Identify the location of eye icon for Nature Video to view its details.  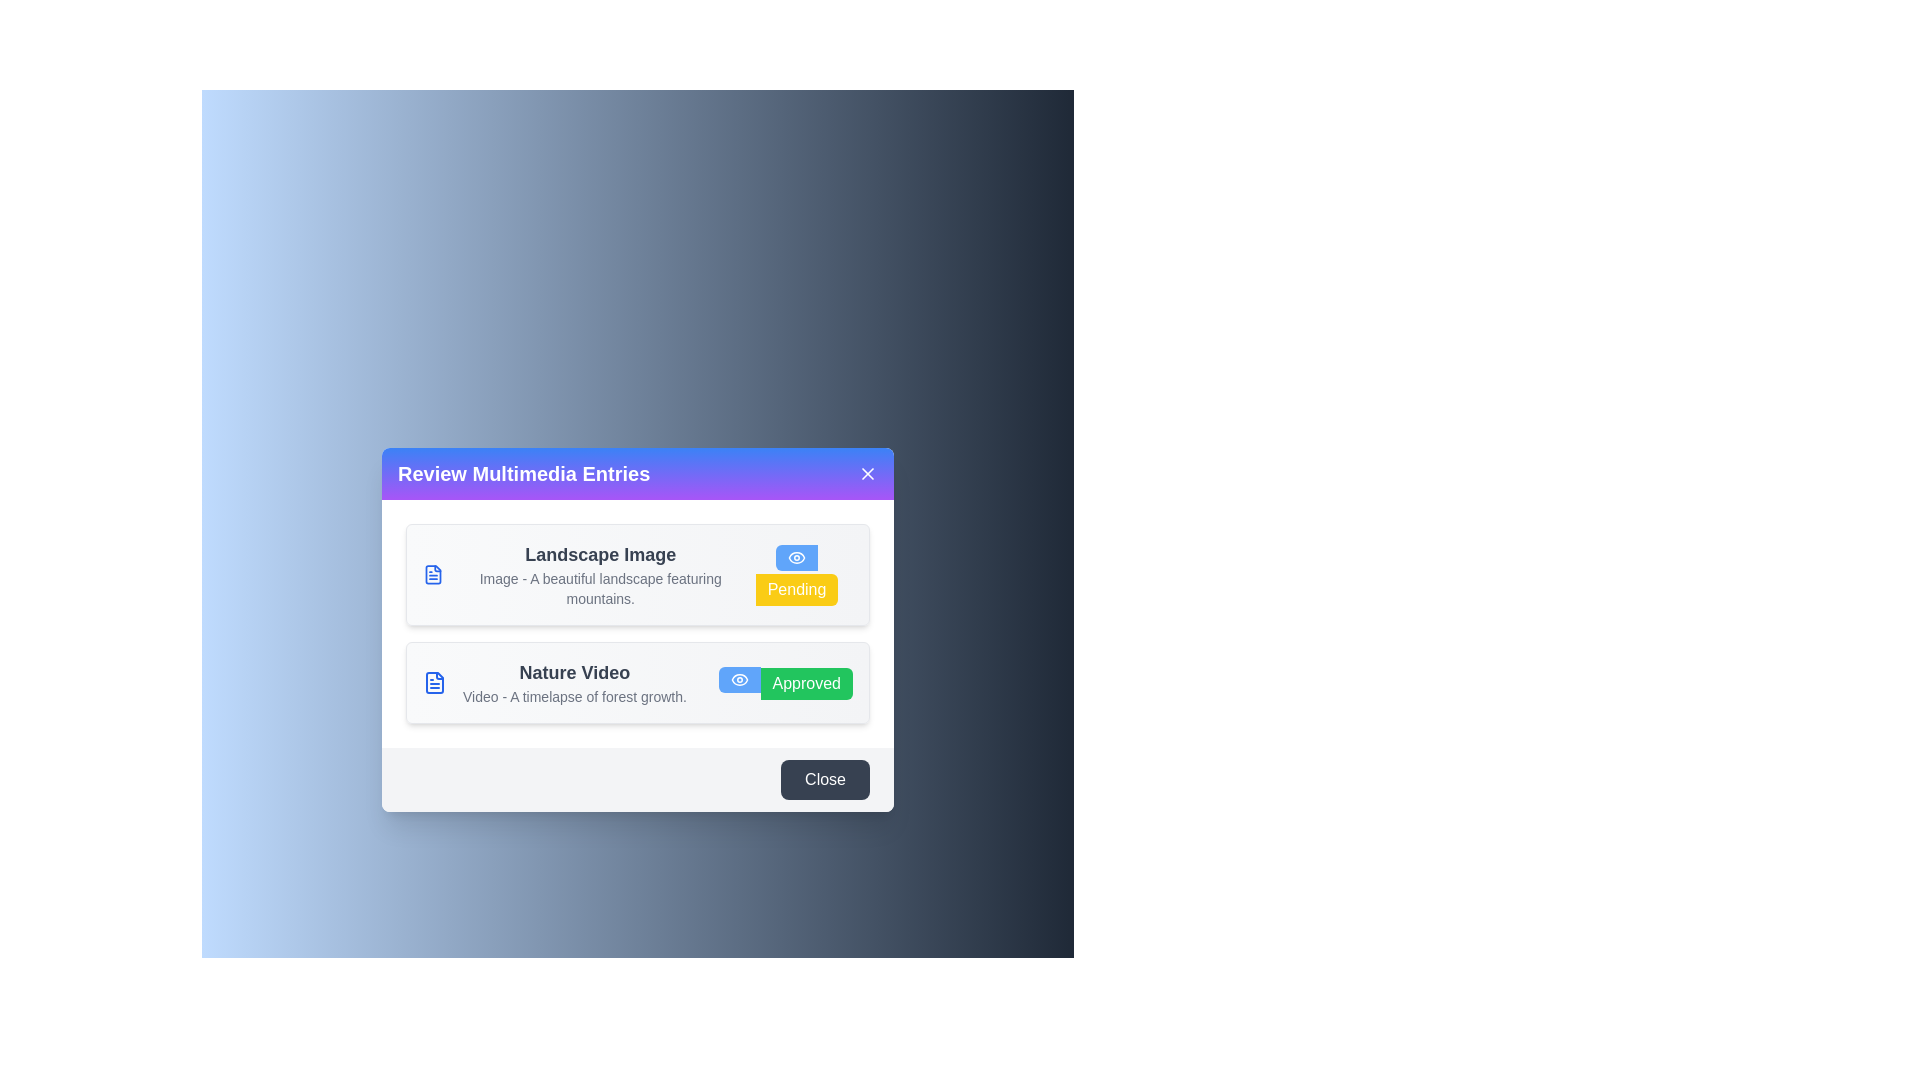
(738, 678).